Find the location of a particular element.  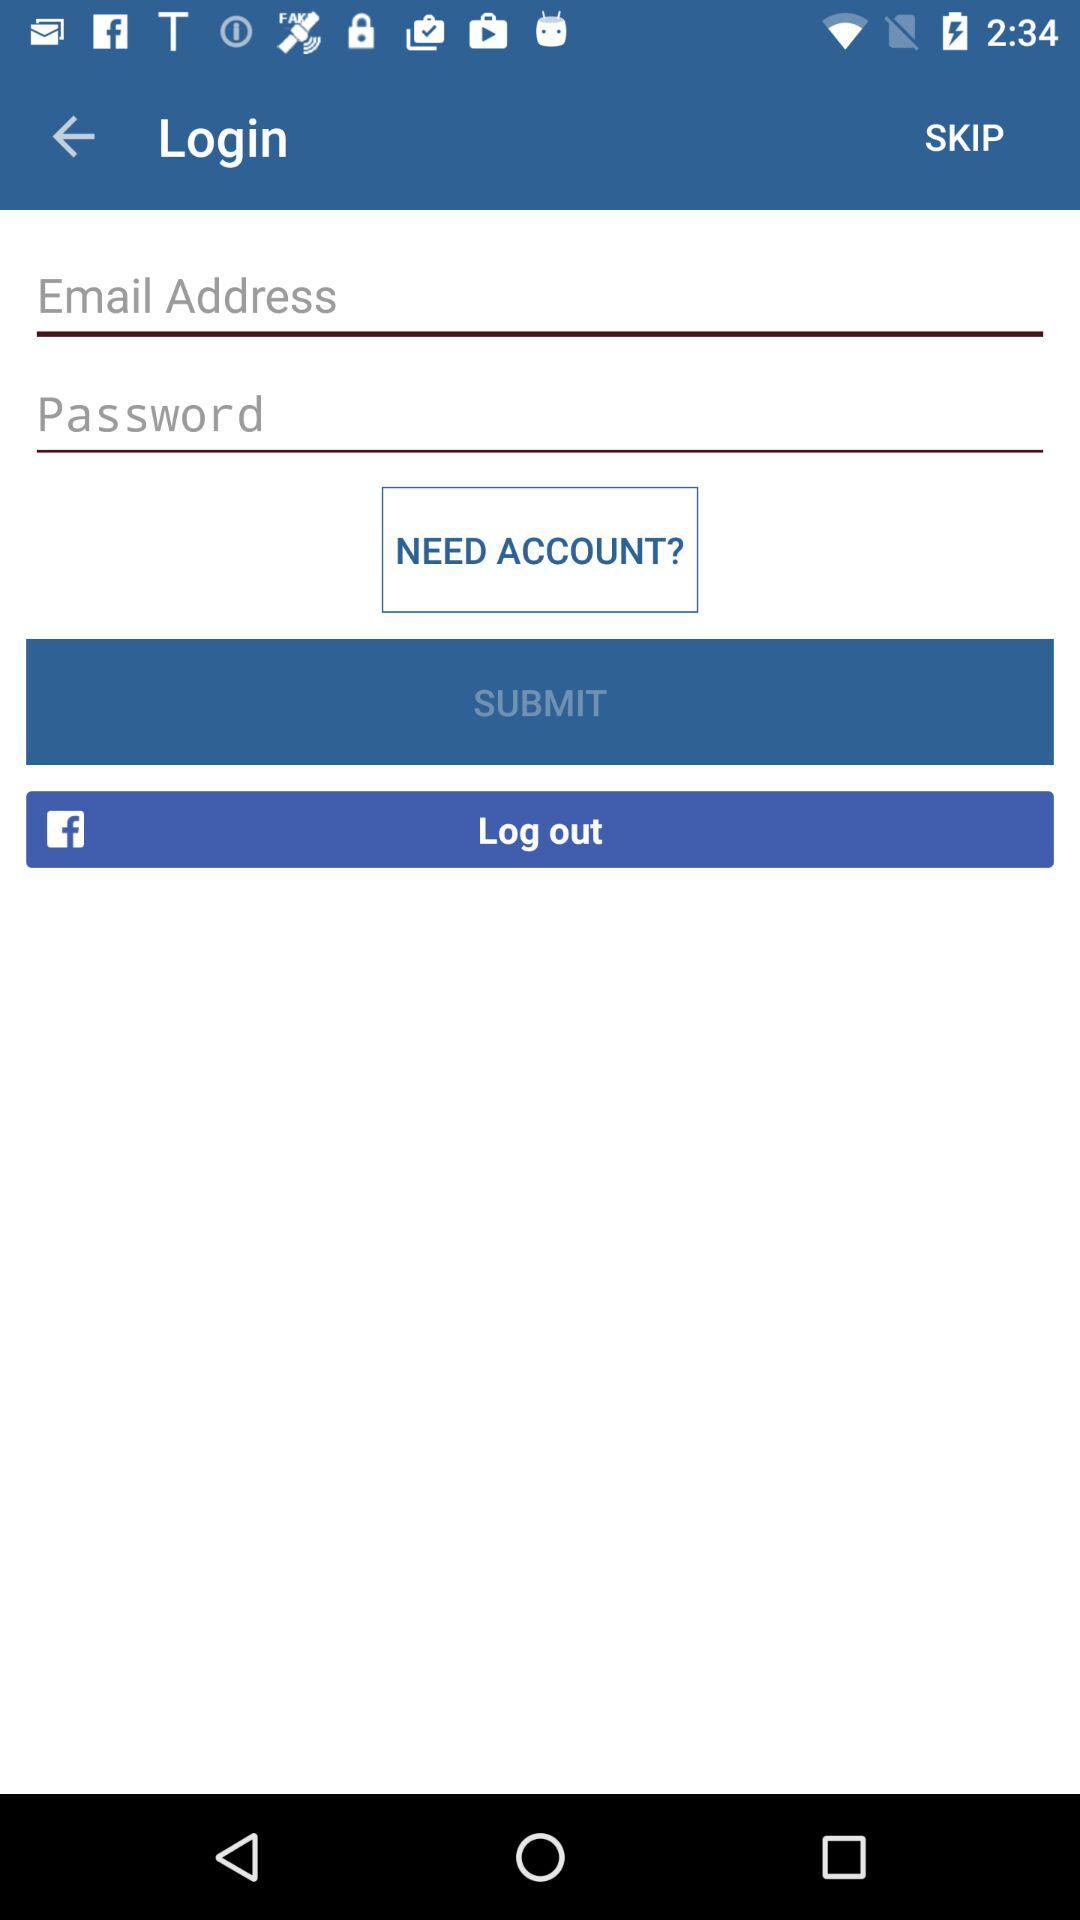

app to the left of the login item is located at coordinates (72, 135).